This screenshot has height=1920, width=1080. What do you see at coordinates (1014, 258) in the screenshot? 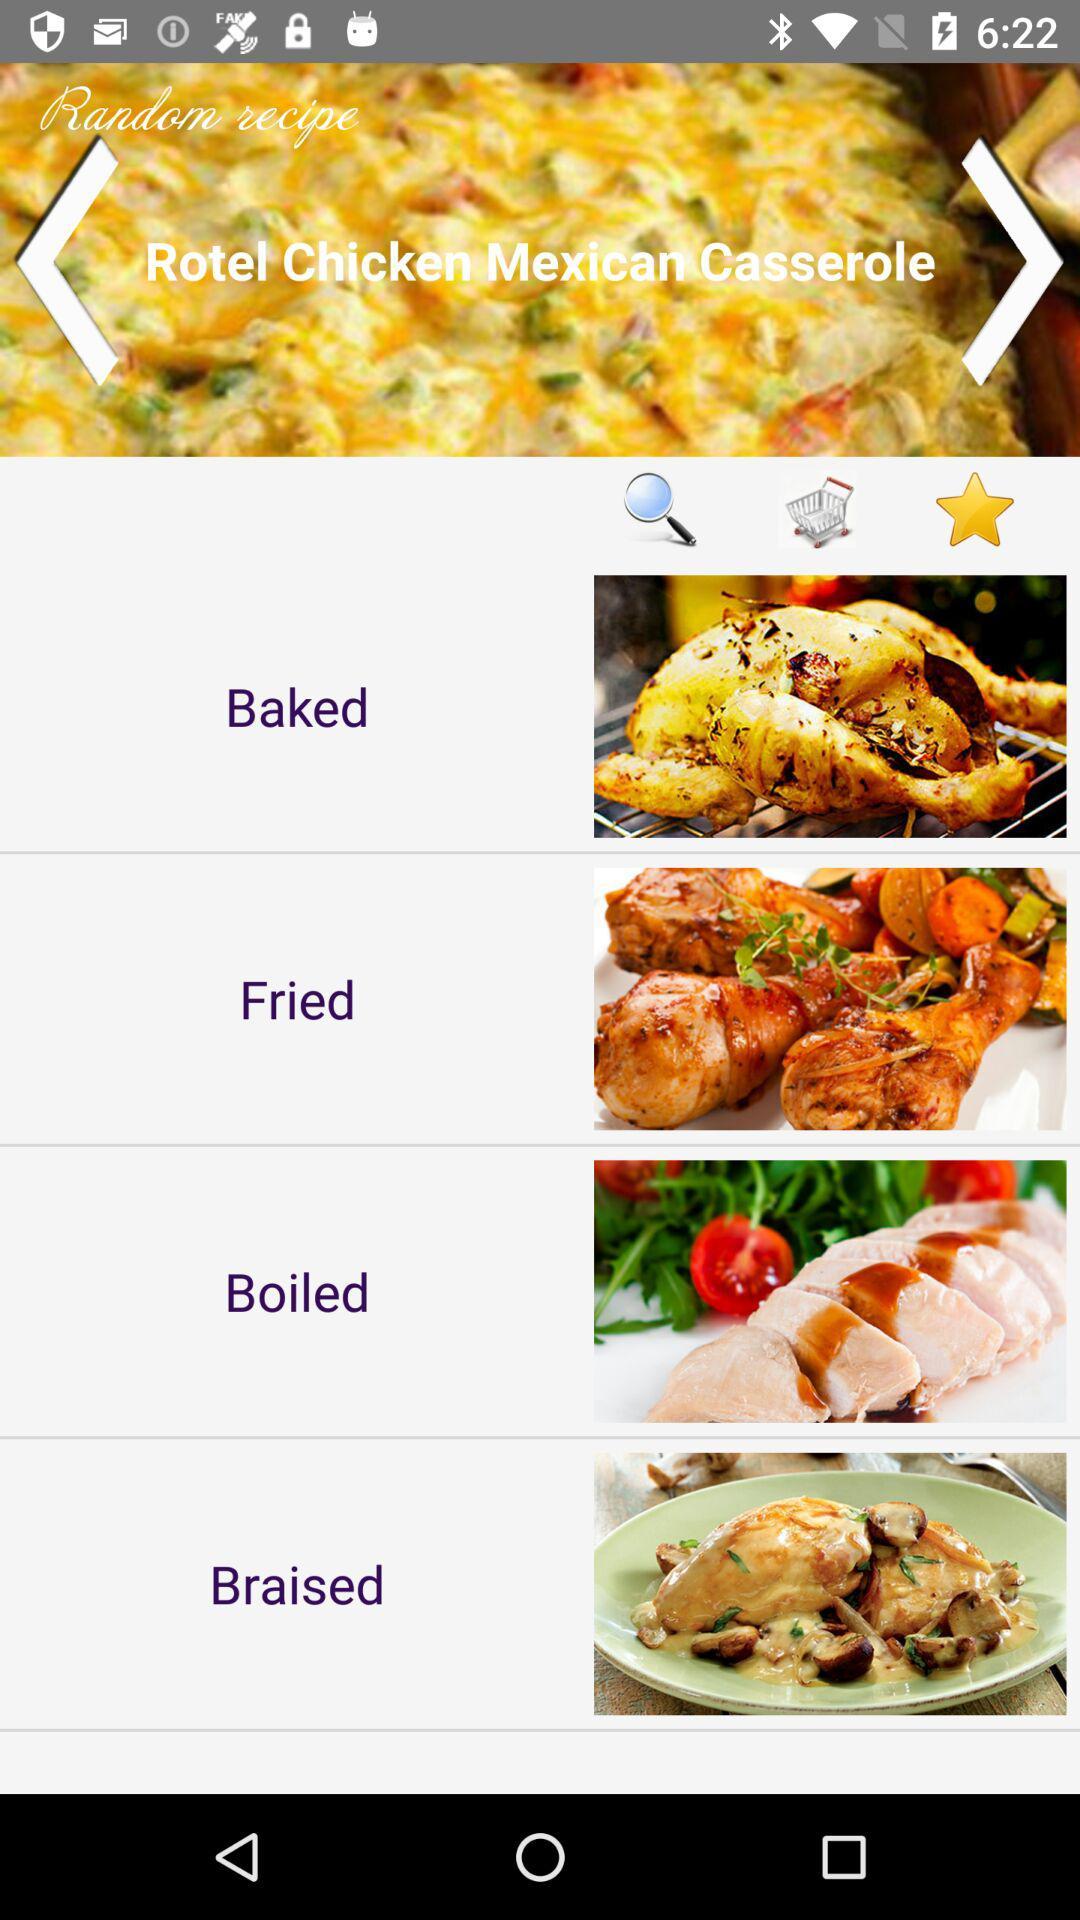
I see `switch to next recipe` at bounding box center [1014, 258].